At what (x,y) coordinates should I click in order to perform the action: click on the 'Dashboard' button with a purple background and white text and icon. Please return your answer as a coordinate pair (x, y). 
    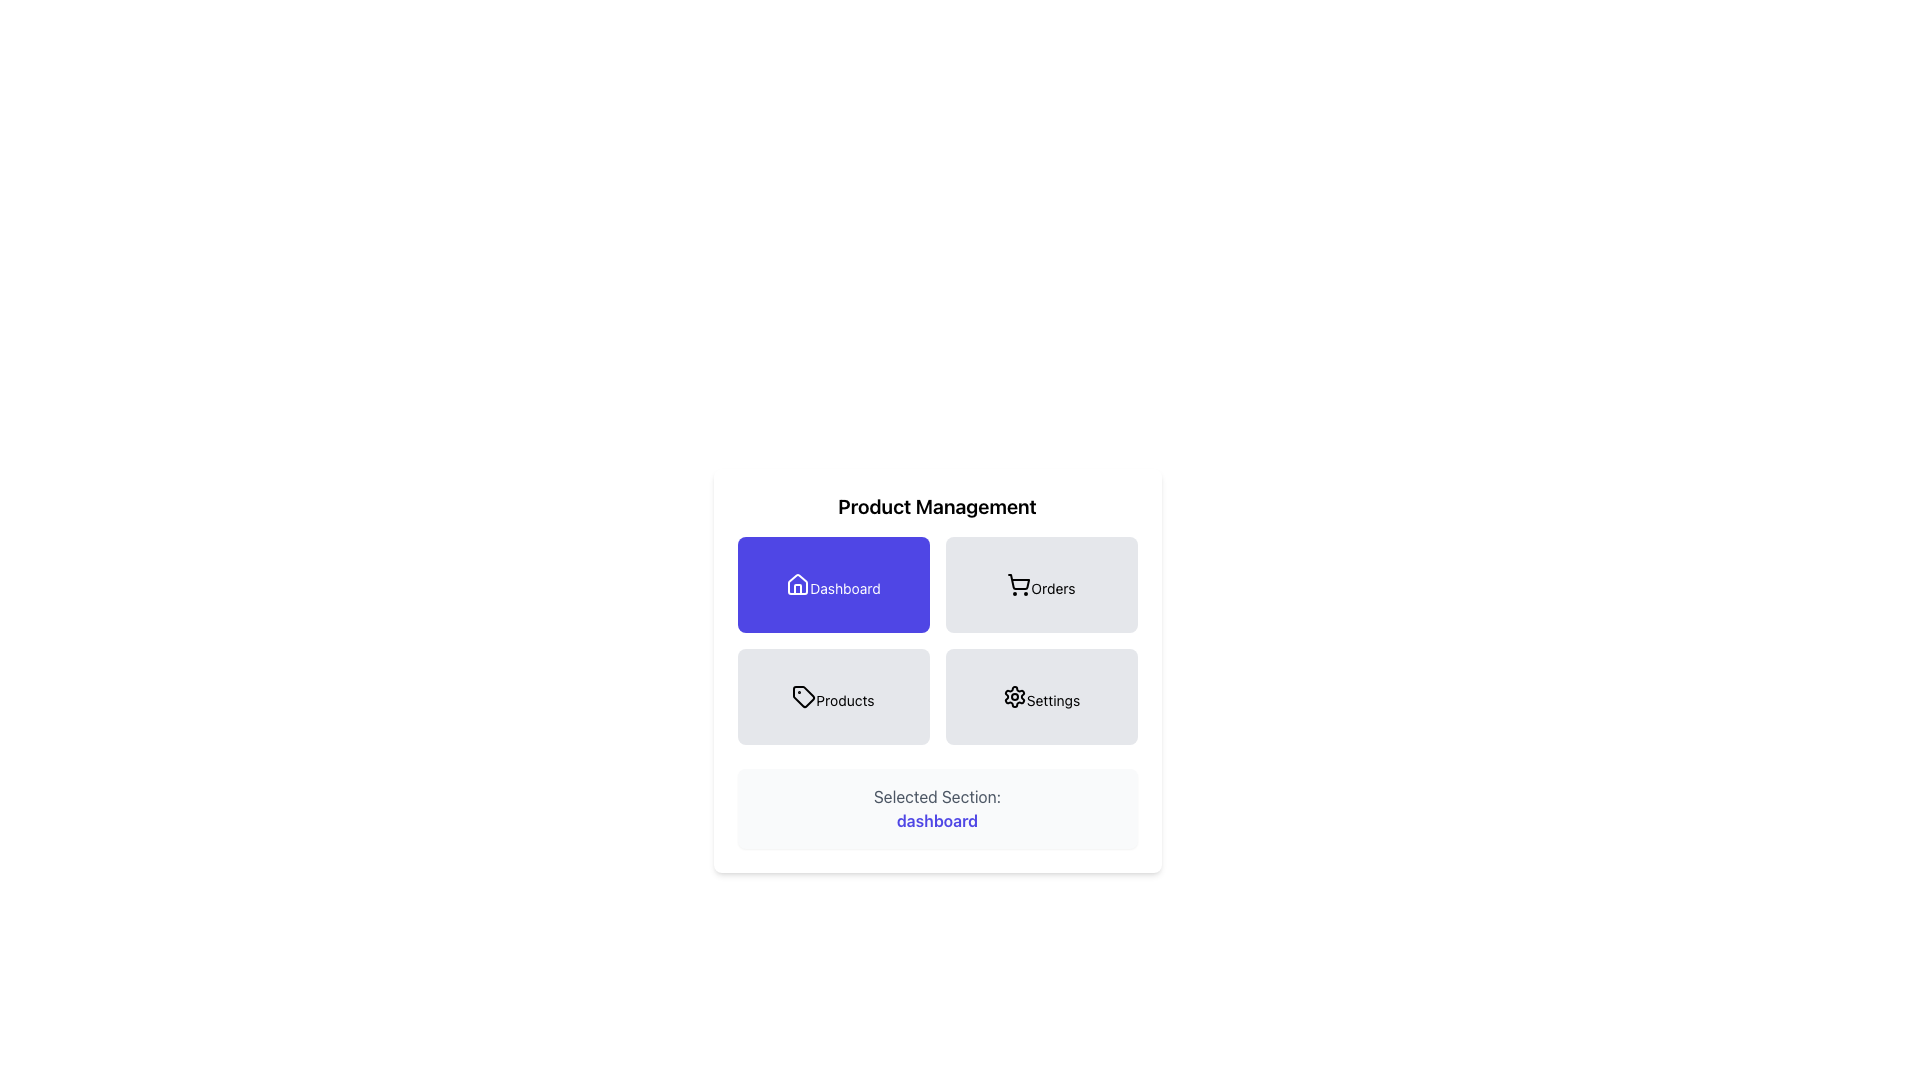
    Looking at the image, I should click on (833, 585).